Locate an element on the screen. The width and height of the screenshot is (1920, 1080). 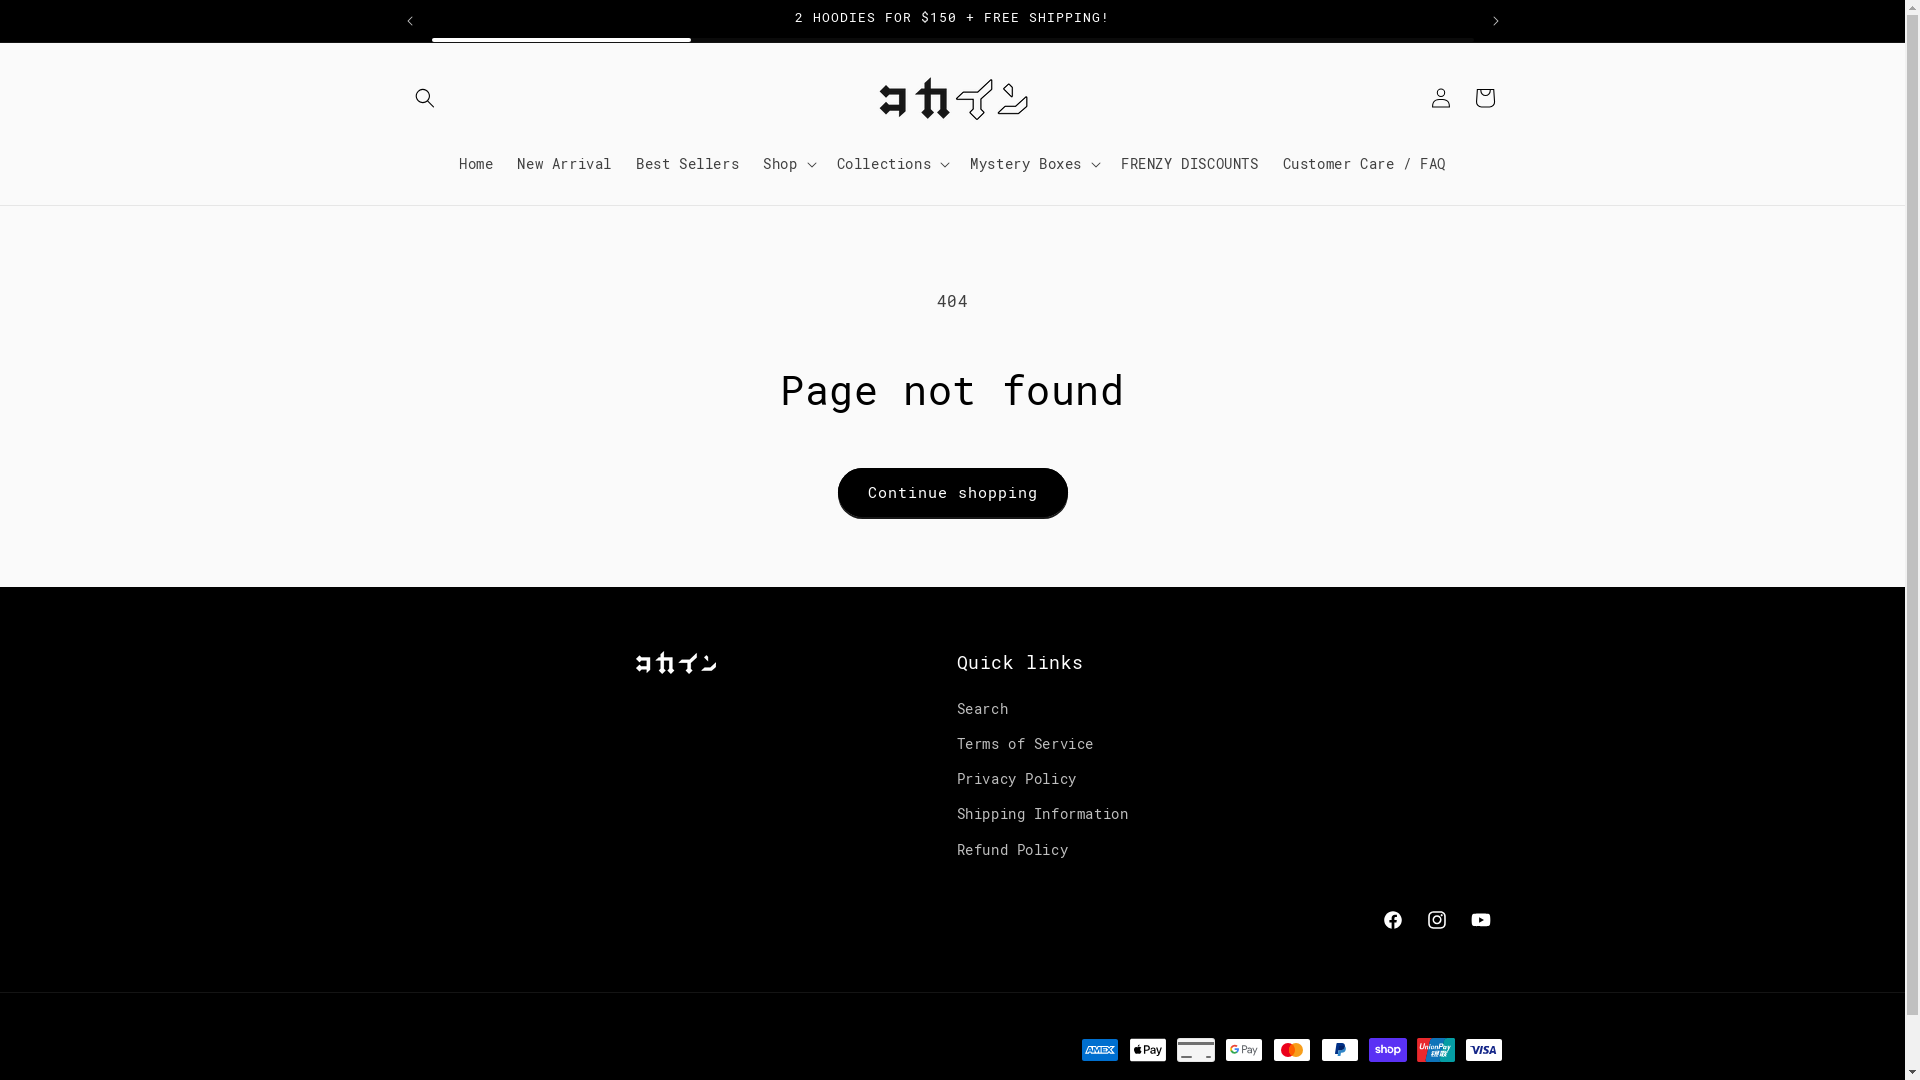
'Log in' is located at coordinates (1440, 97).